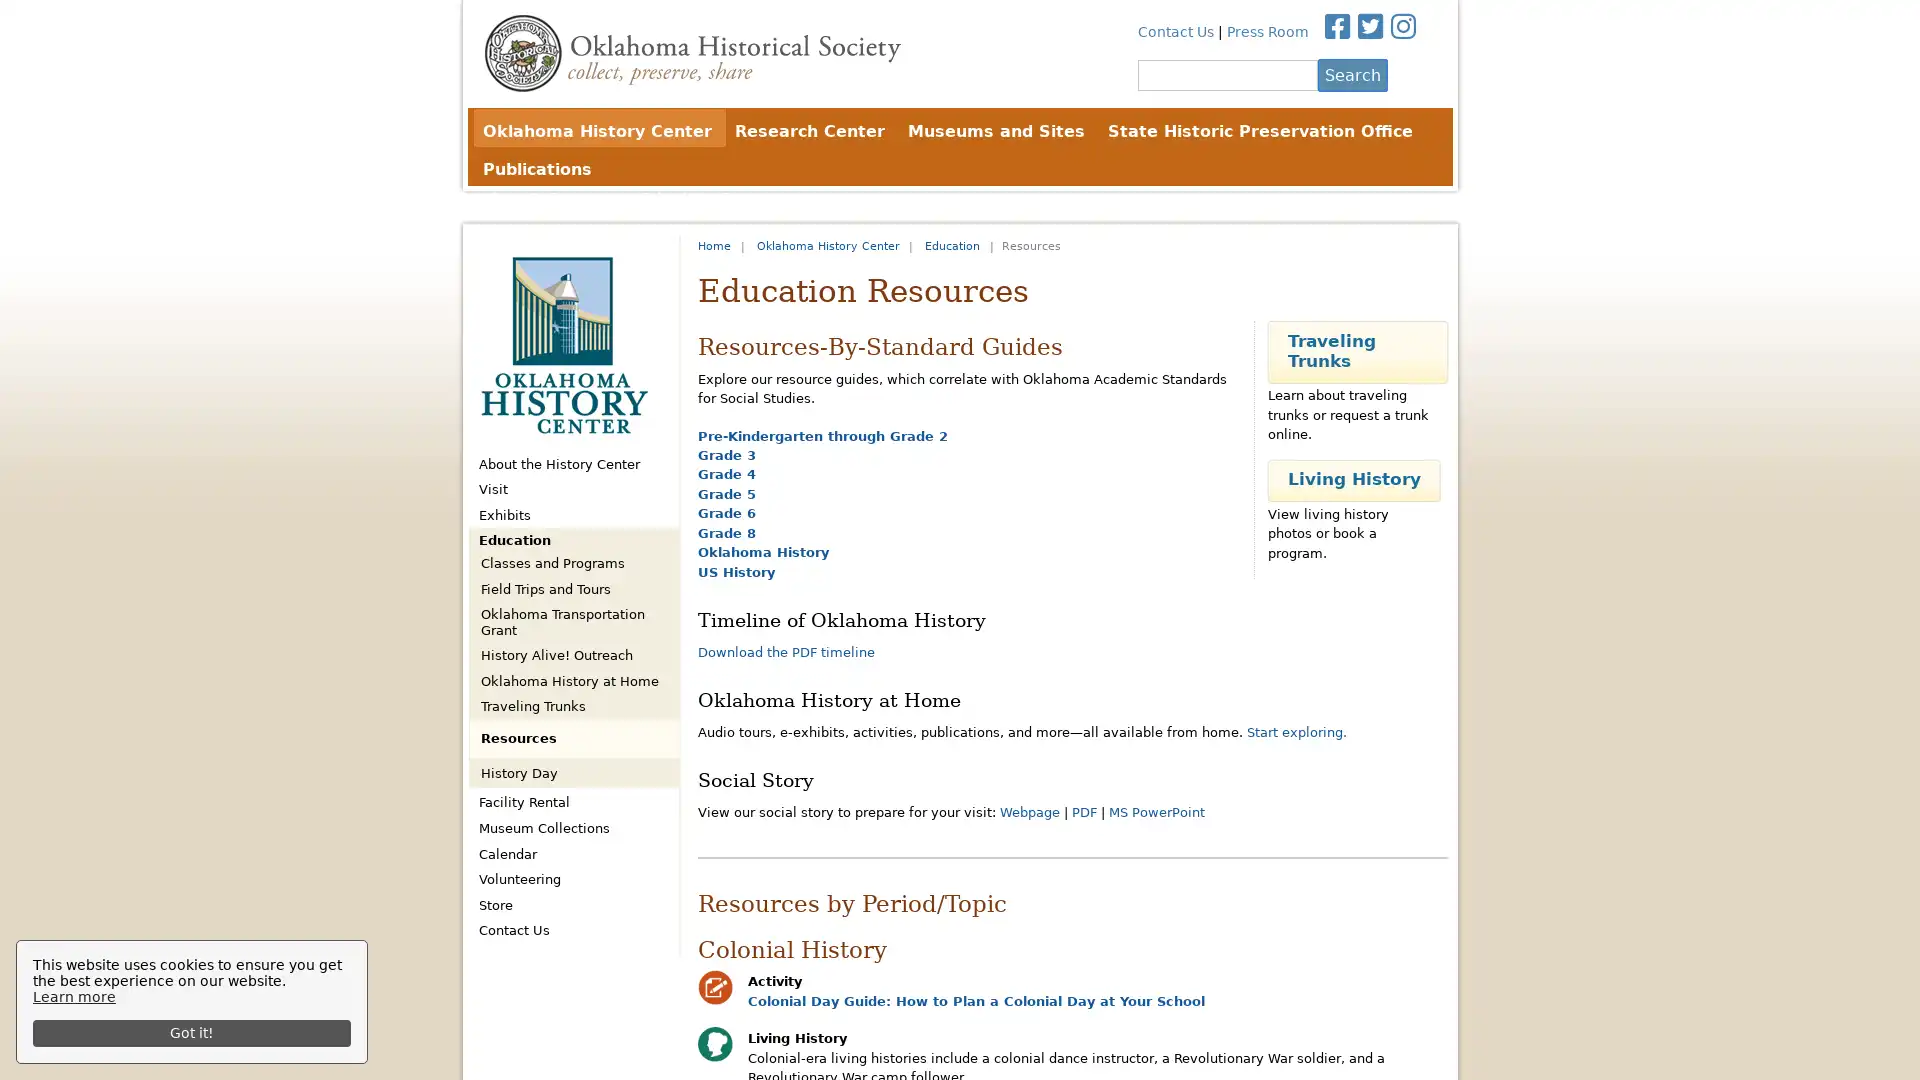 The height and width of the screenshot is (1080, 1920). I want to click on Search, so click(1352, 73).